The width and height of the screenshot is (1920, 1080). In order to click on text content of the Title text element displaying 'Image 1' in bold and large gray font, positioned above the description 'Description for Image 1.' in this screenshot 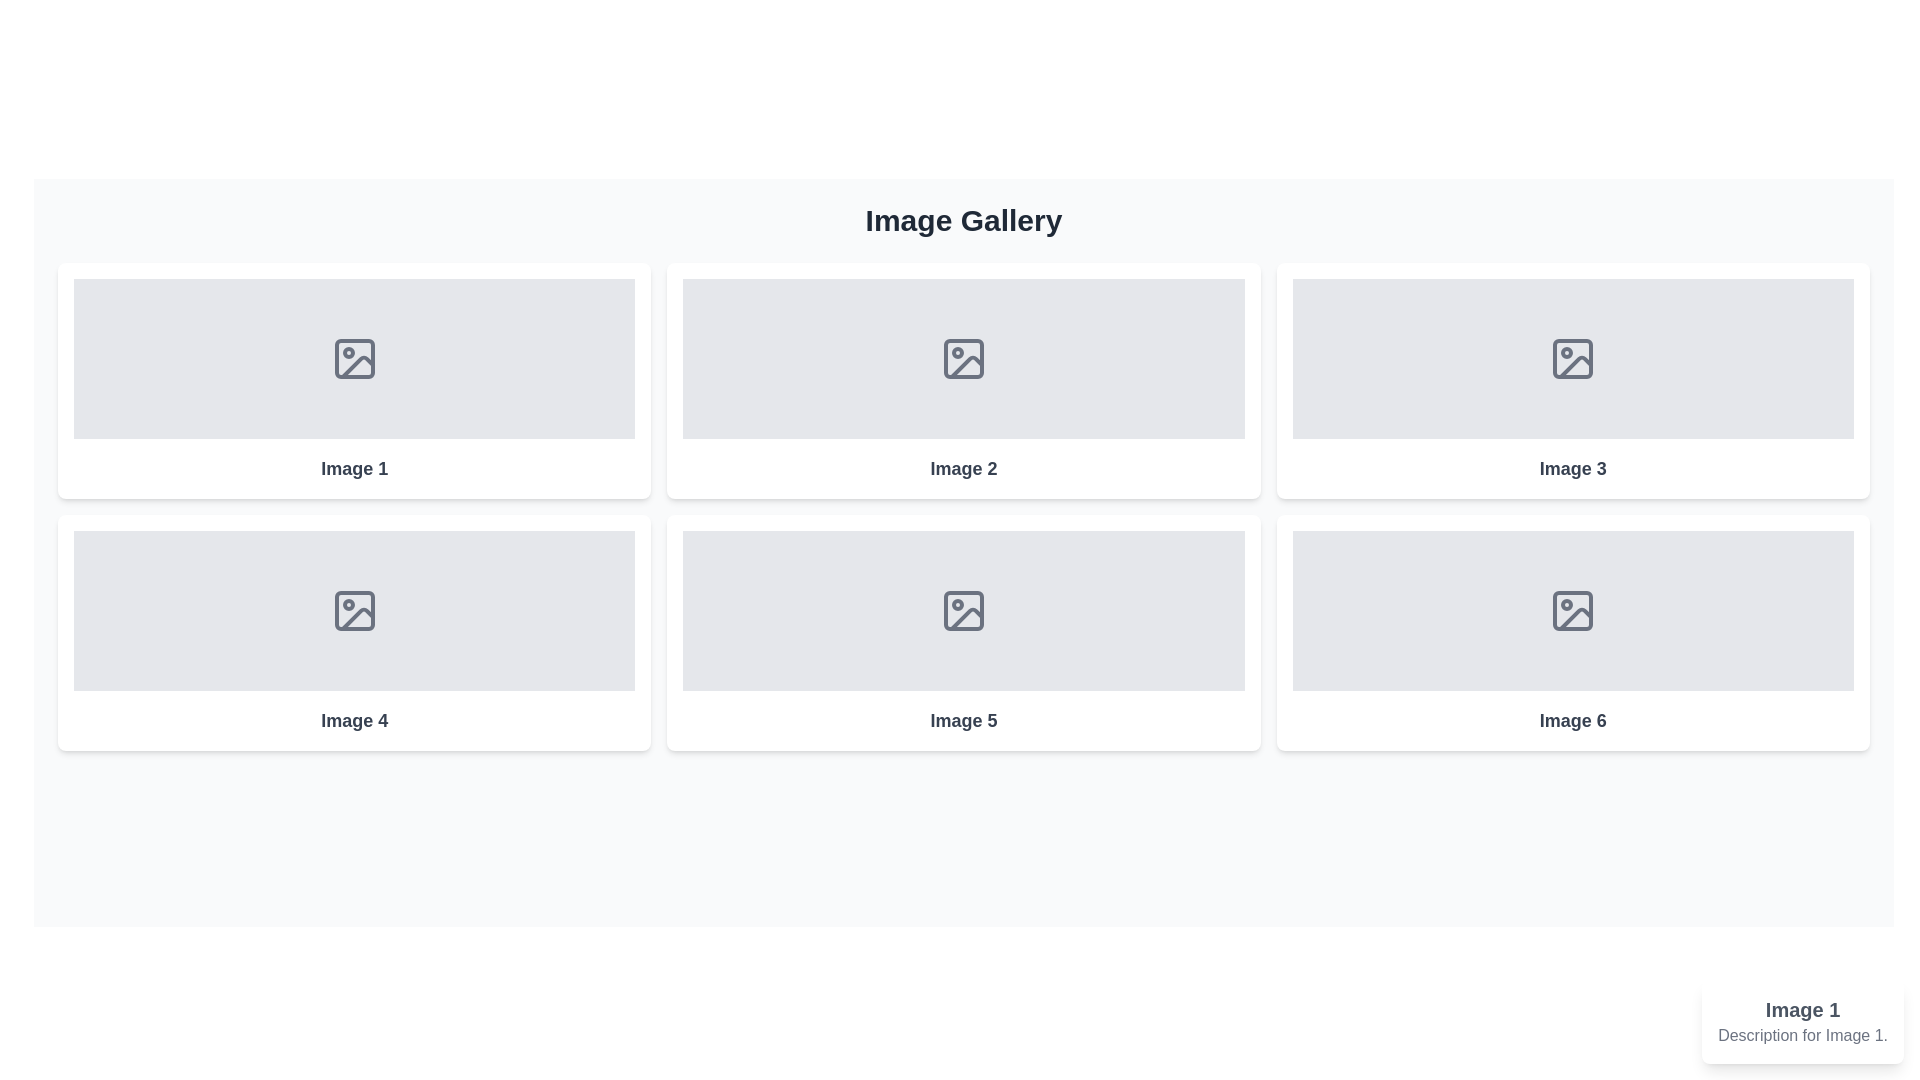, I will do `click(1803, 1010)`.